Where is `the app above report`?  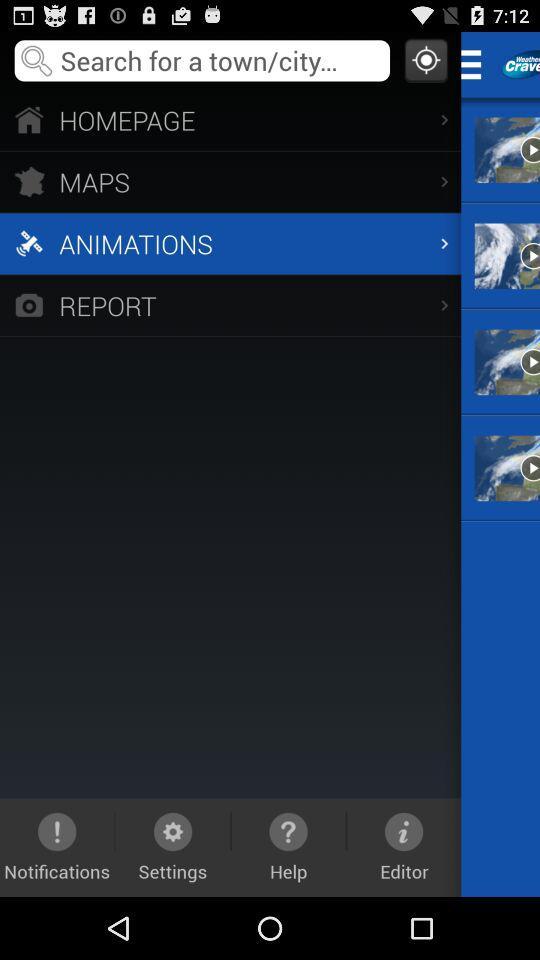
the app above report is located at coordinates (229, 242).